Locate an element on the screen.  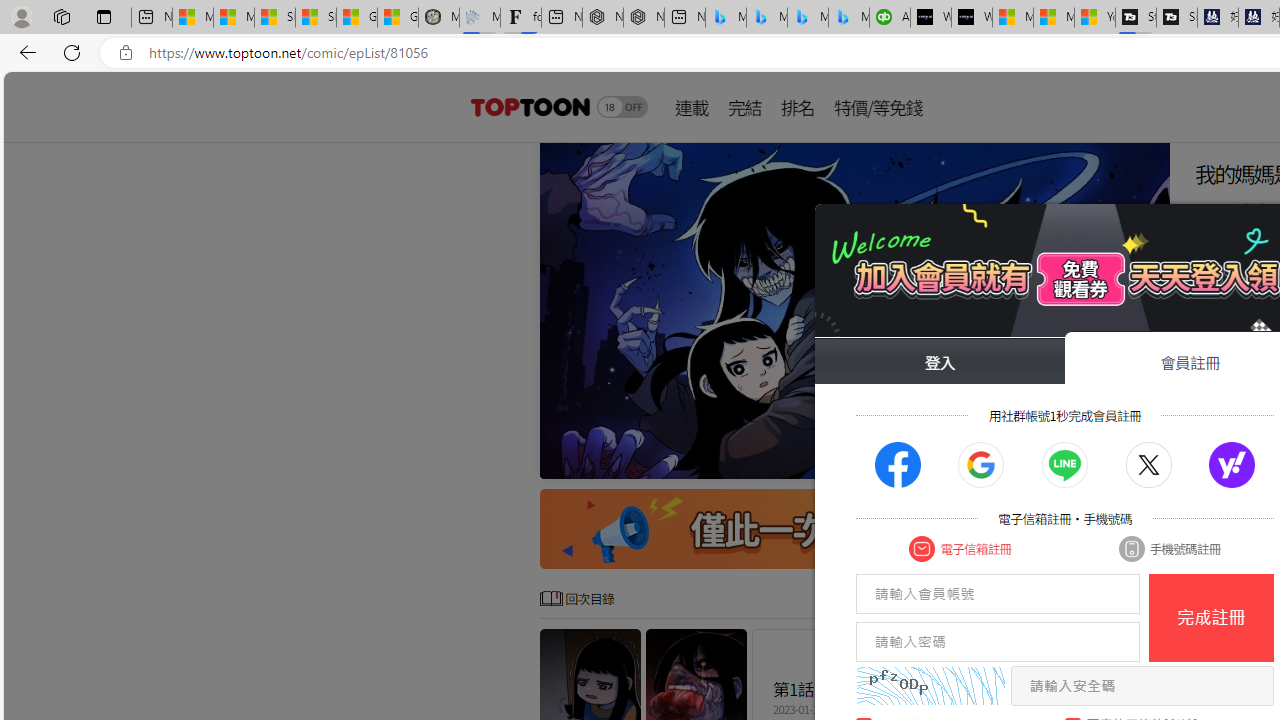
'Class: swiper-slide swiper-slide-duplicate-next' is located at coordinates (855, 311).